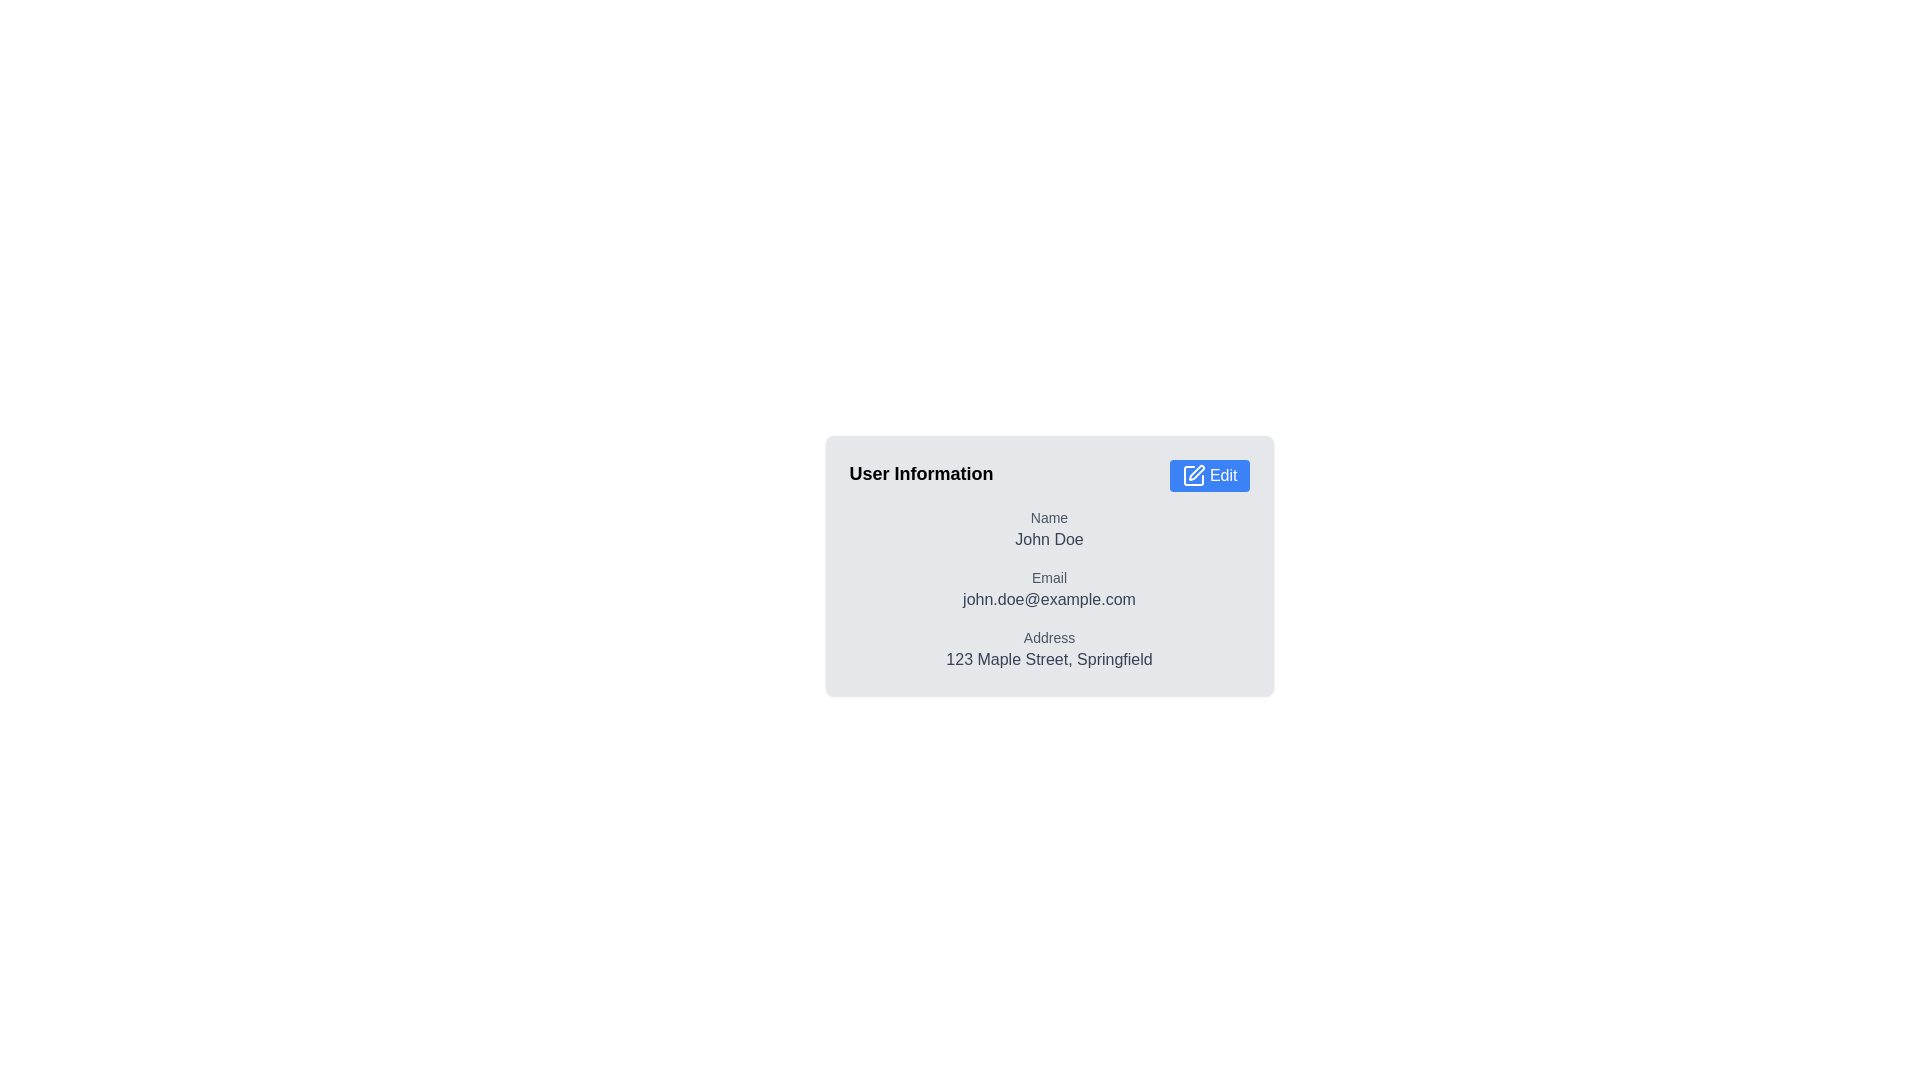 The width and height of the screenshot is (1920, 1080). I want to click on the edit icon located in the top-right corner of the 'User Information' card, positioned beside the 'Edit' text, so click(1193, 475).